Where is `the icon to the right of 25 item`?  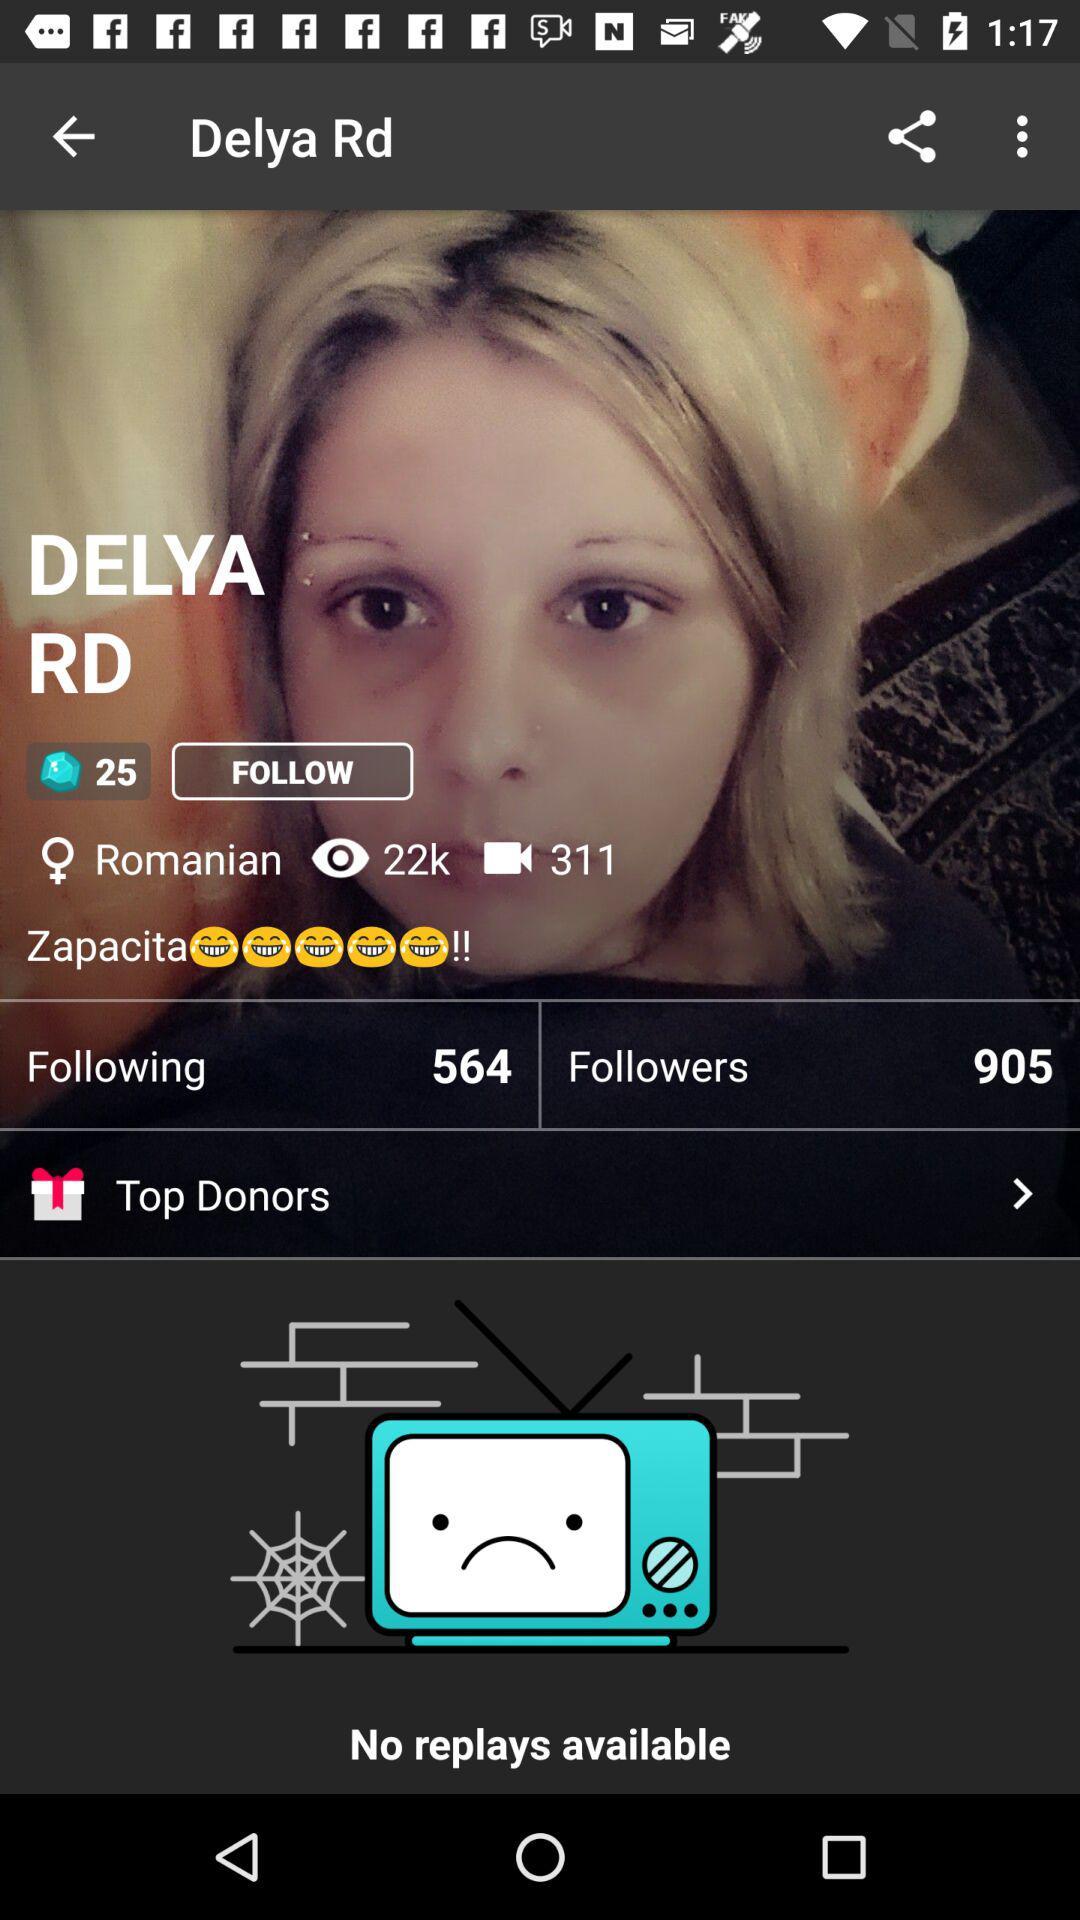 the icon to the right of 25 item is located at coordinates (292, 770).